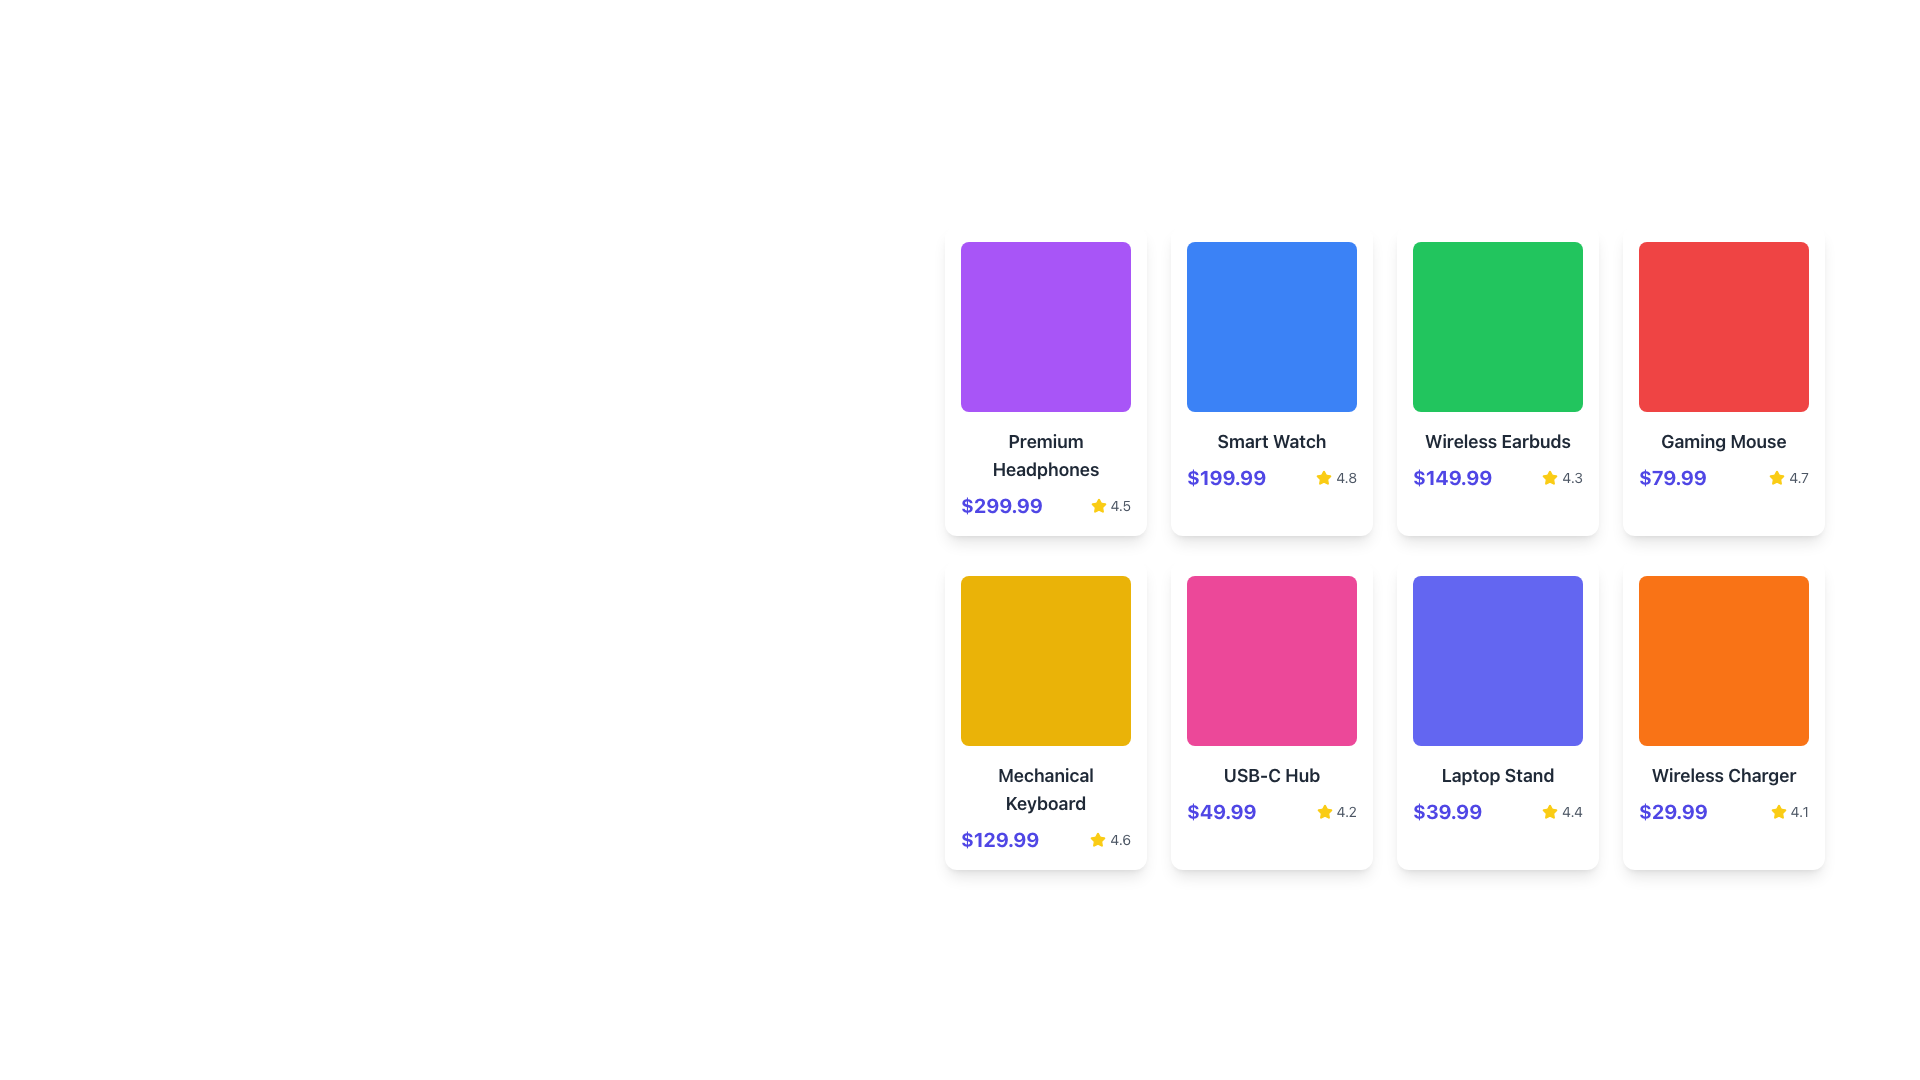 Image resolution: width=1920 pixels, height=1080 pixels. What do you see at coordinates (1672, 478) in the screenshot?
I see `price information displayed in the text label showing '$79.99' in a bold blue font, located in the fourth card of the top row, below the title 'Gaming Mouse'` at bounding box center [1672, 478].